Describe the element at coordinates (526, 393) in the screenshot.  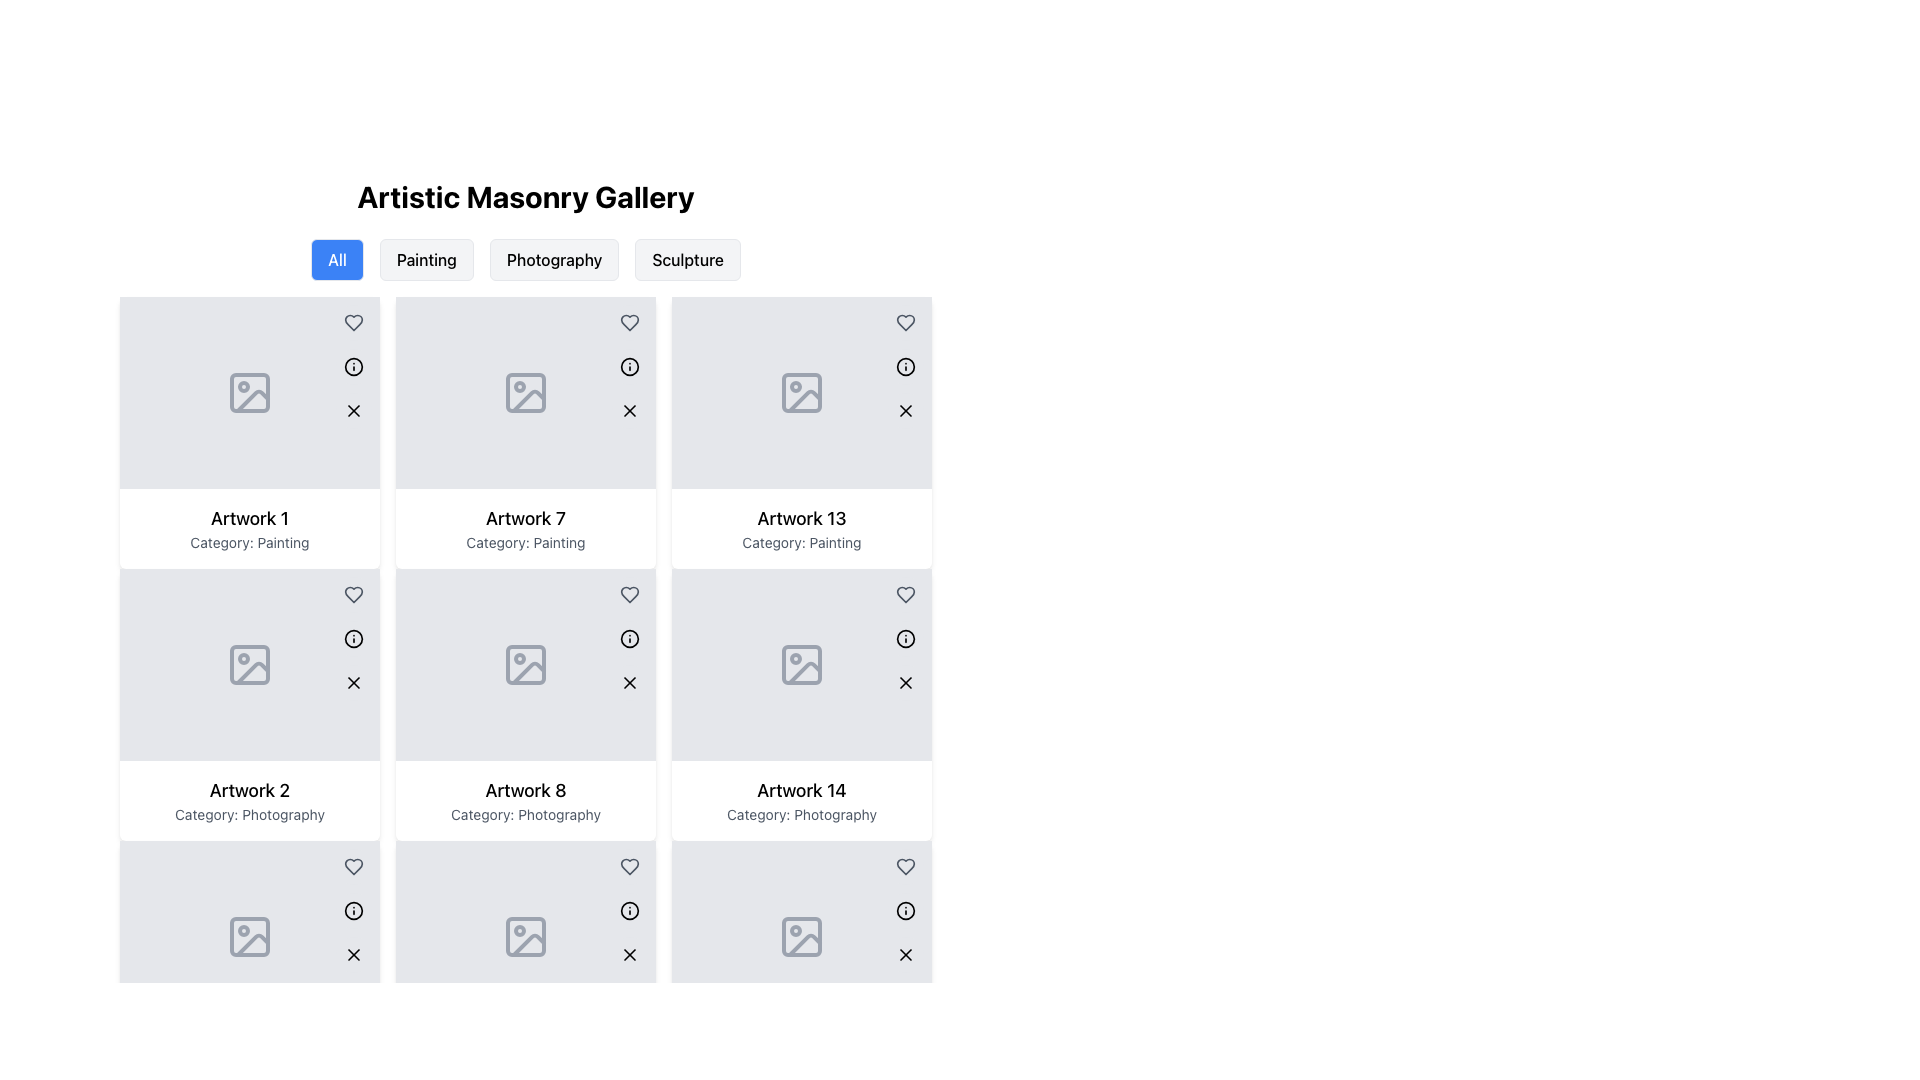
I see `the inner rectangle decorative graphic element located near the top-left corner of the 'Artwork 7' icon in the gallery` at that location.